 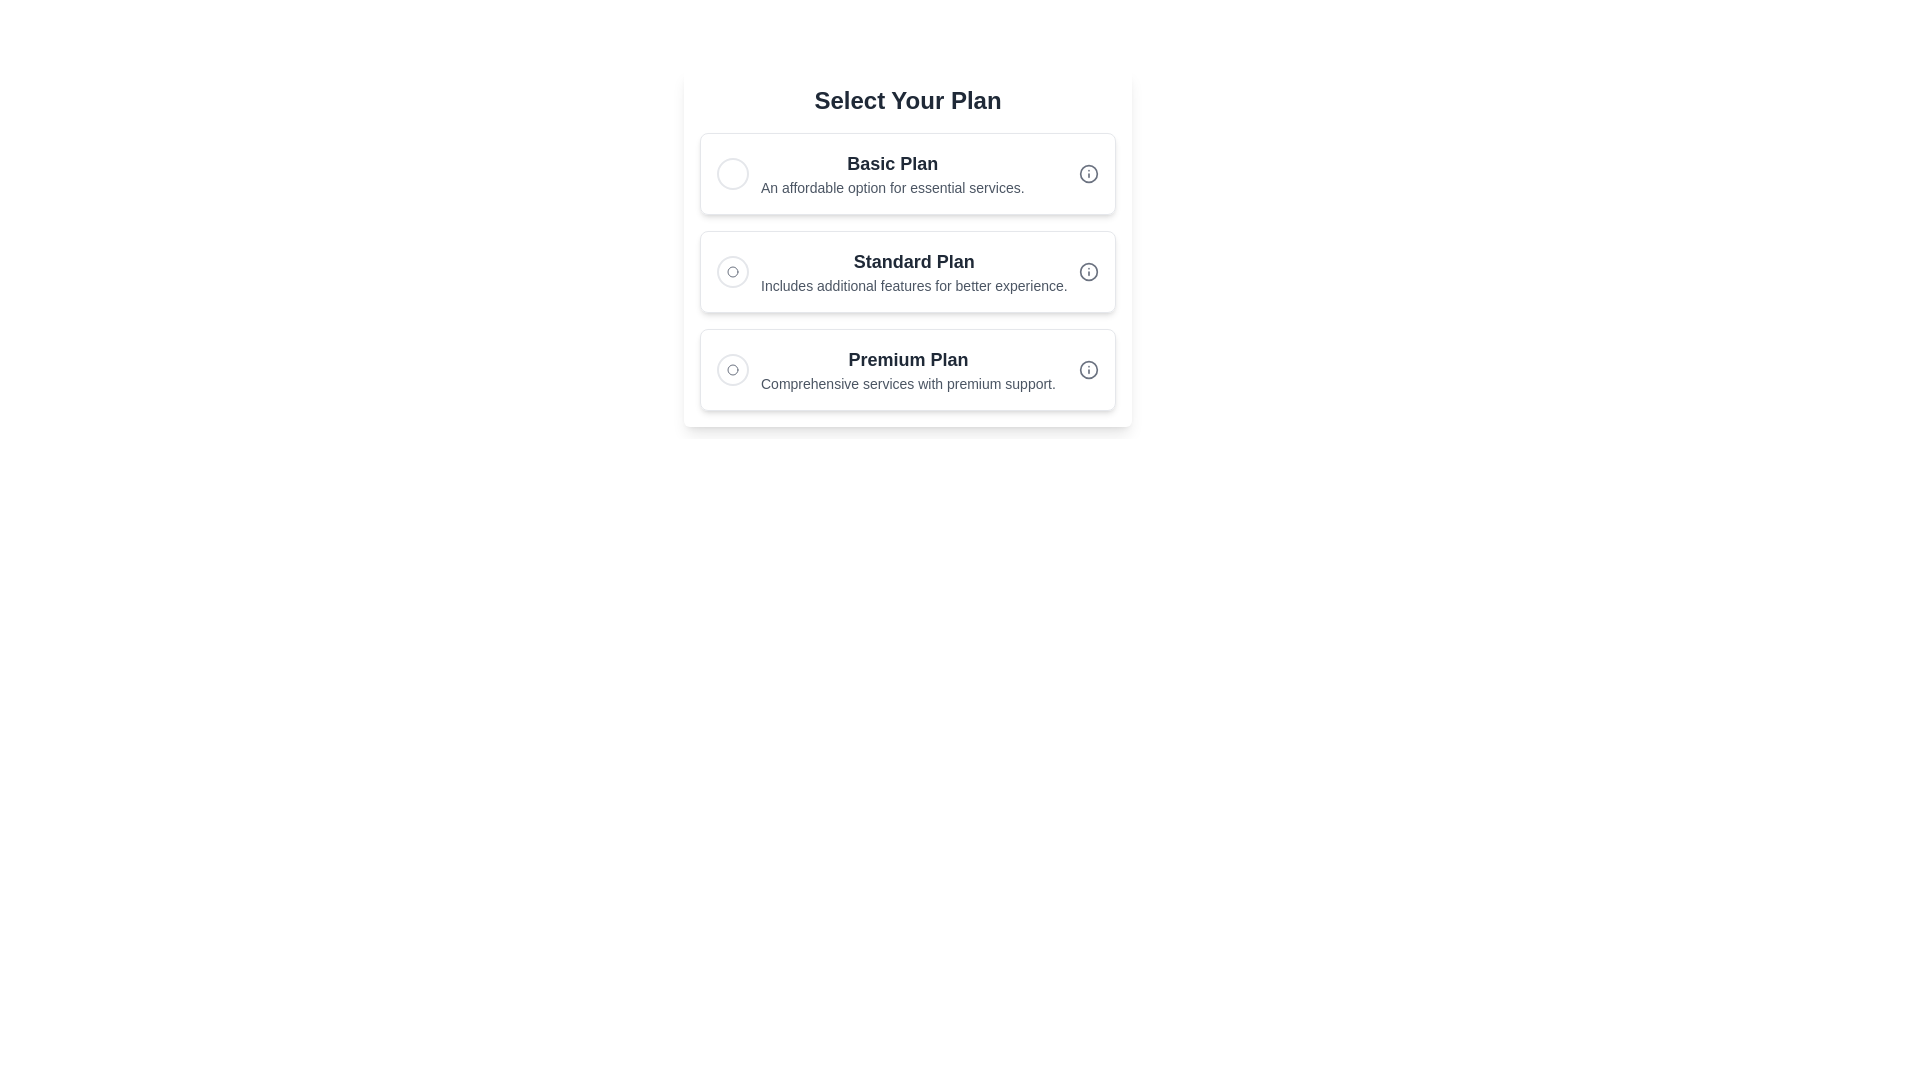 What do you see at coordinates (732, 370) in the screenshot?
I see `the radio button` at bounding box center [732, 370].